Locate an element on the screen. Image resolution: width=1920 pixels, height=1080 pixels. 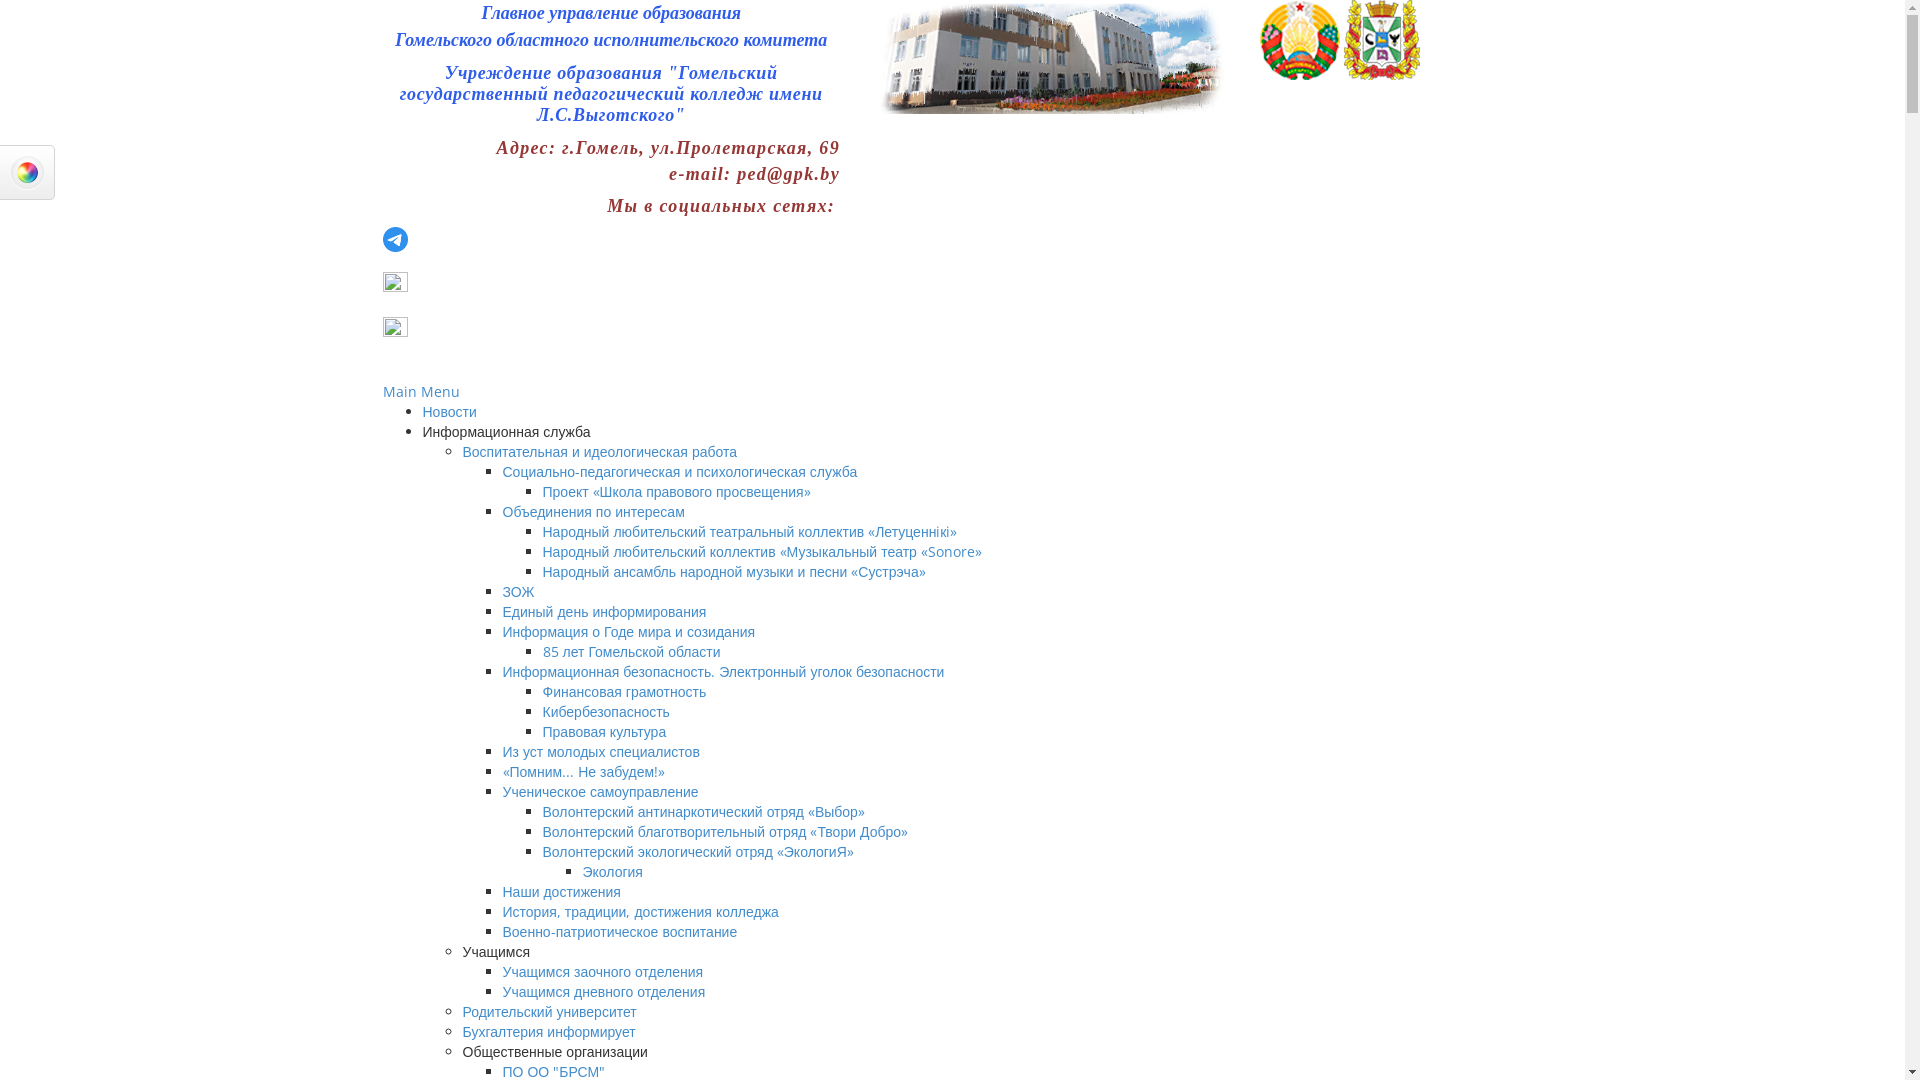
'Main Menu' is located at coordinates (382, 391).